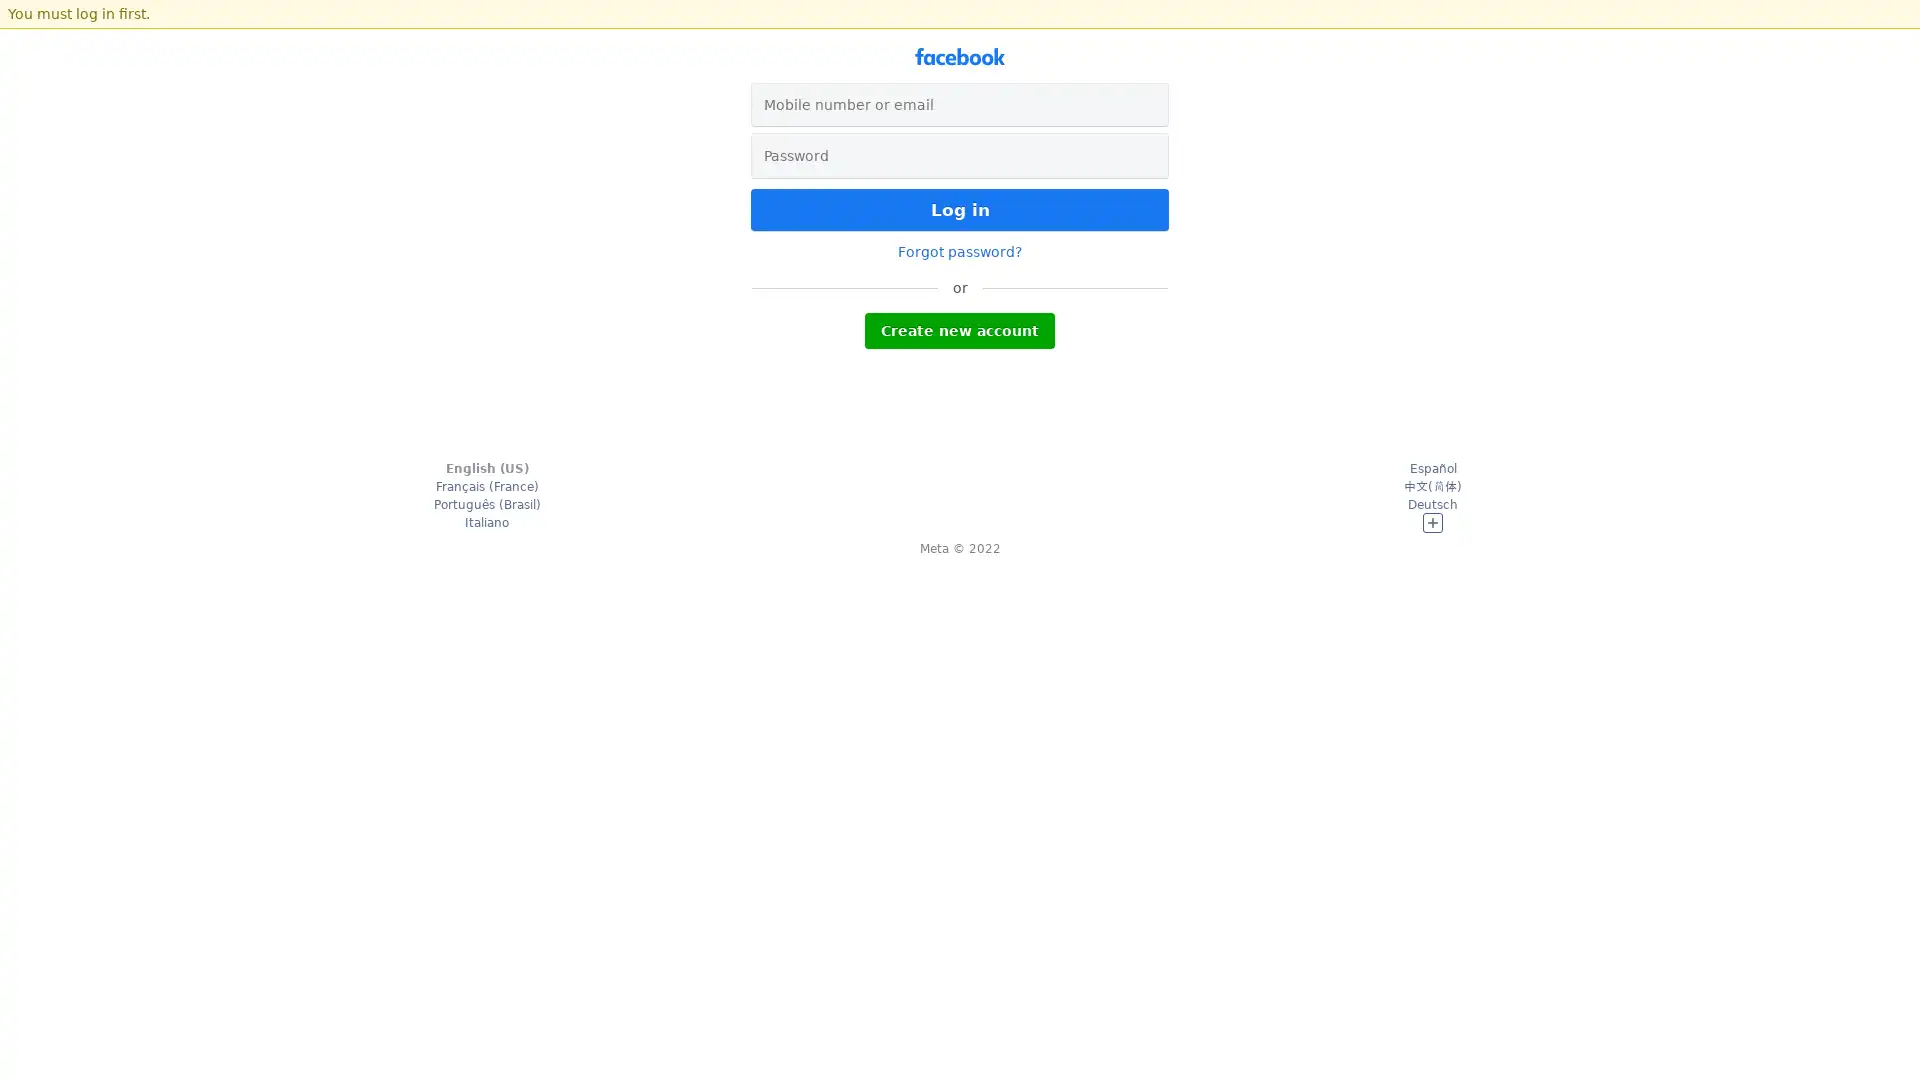 This screenshot has height=1080, width=1920. Describe the element at coordinates (960, 330) in the screenshot. I see `Create new account` at that location.